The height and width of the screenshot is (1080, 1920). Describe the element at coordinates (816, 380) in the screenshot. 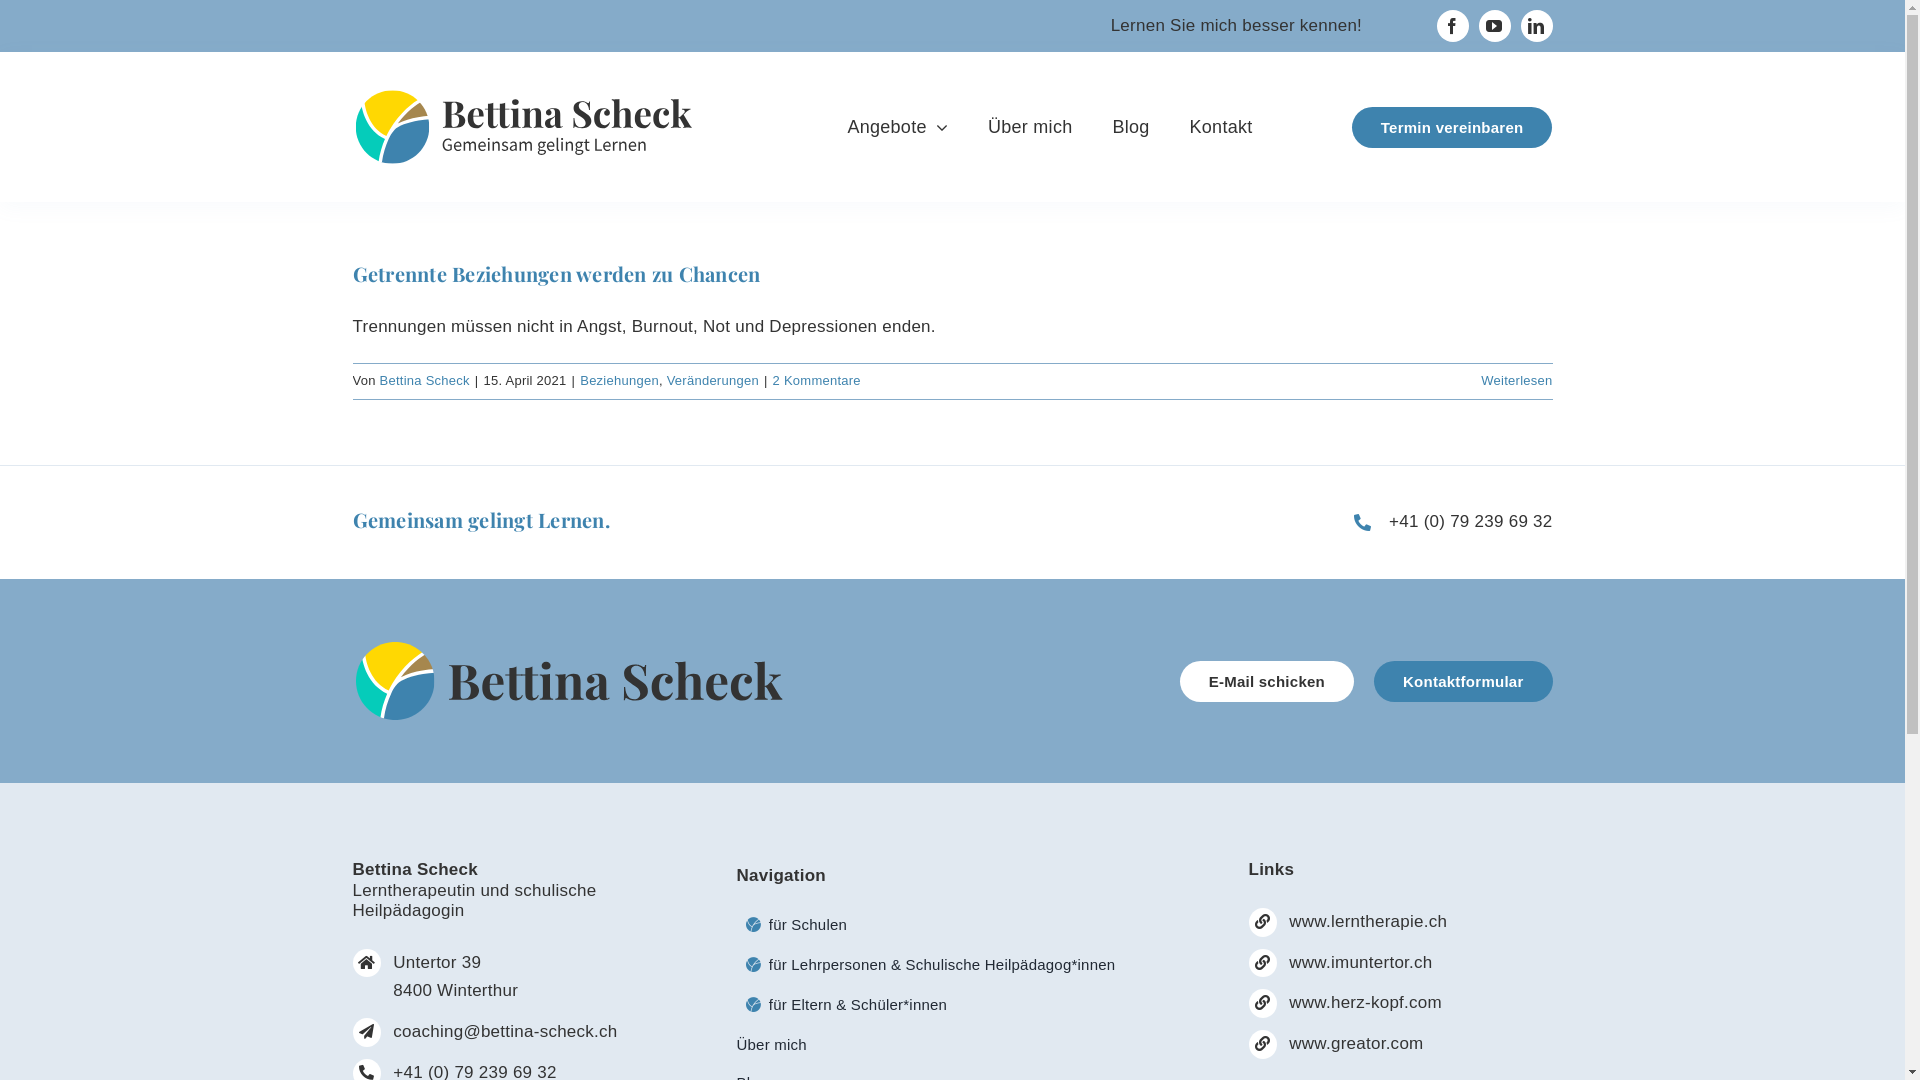

I see `'2 Kommentare'` at that location.